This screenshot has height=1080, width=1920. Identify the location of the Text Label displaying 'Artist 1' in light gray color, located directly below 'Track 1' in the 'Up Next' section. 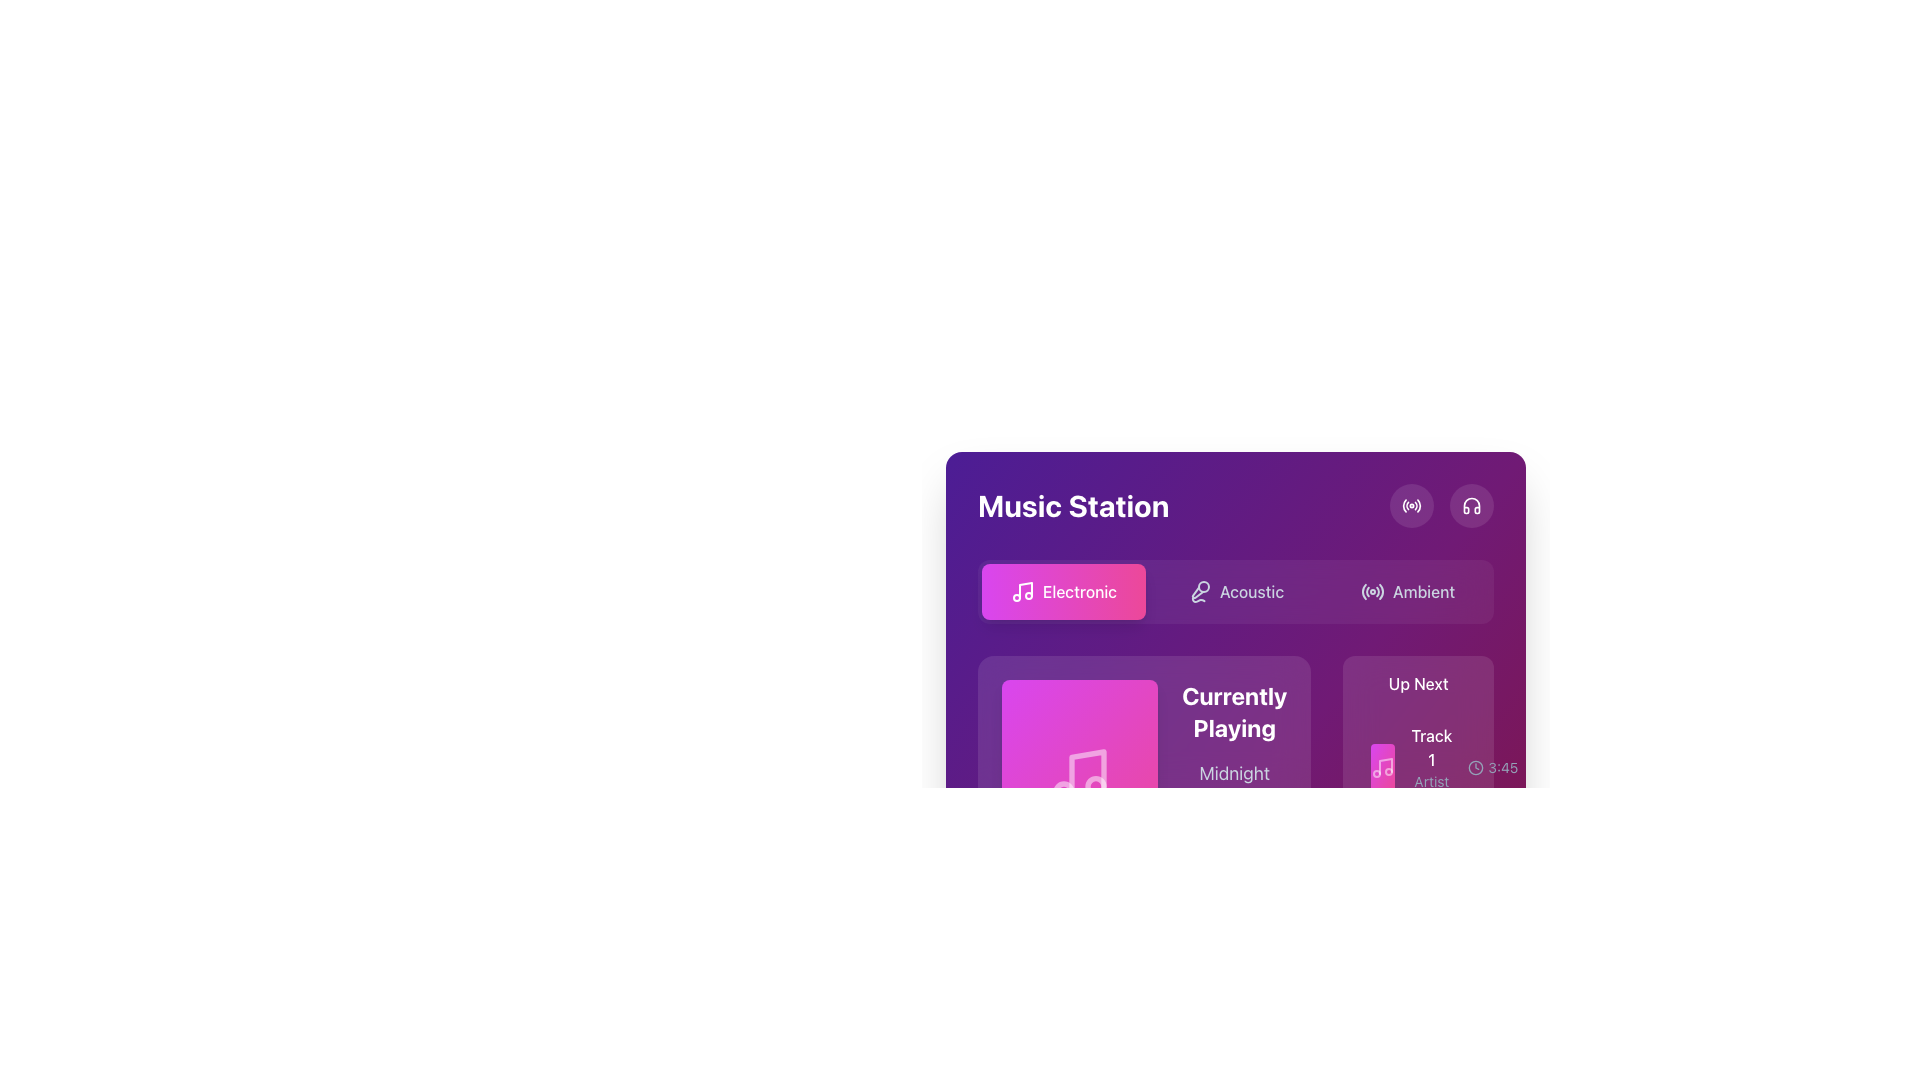
(1430, 790).